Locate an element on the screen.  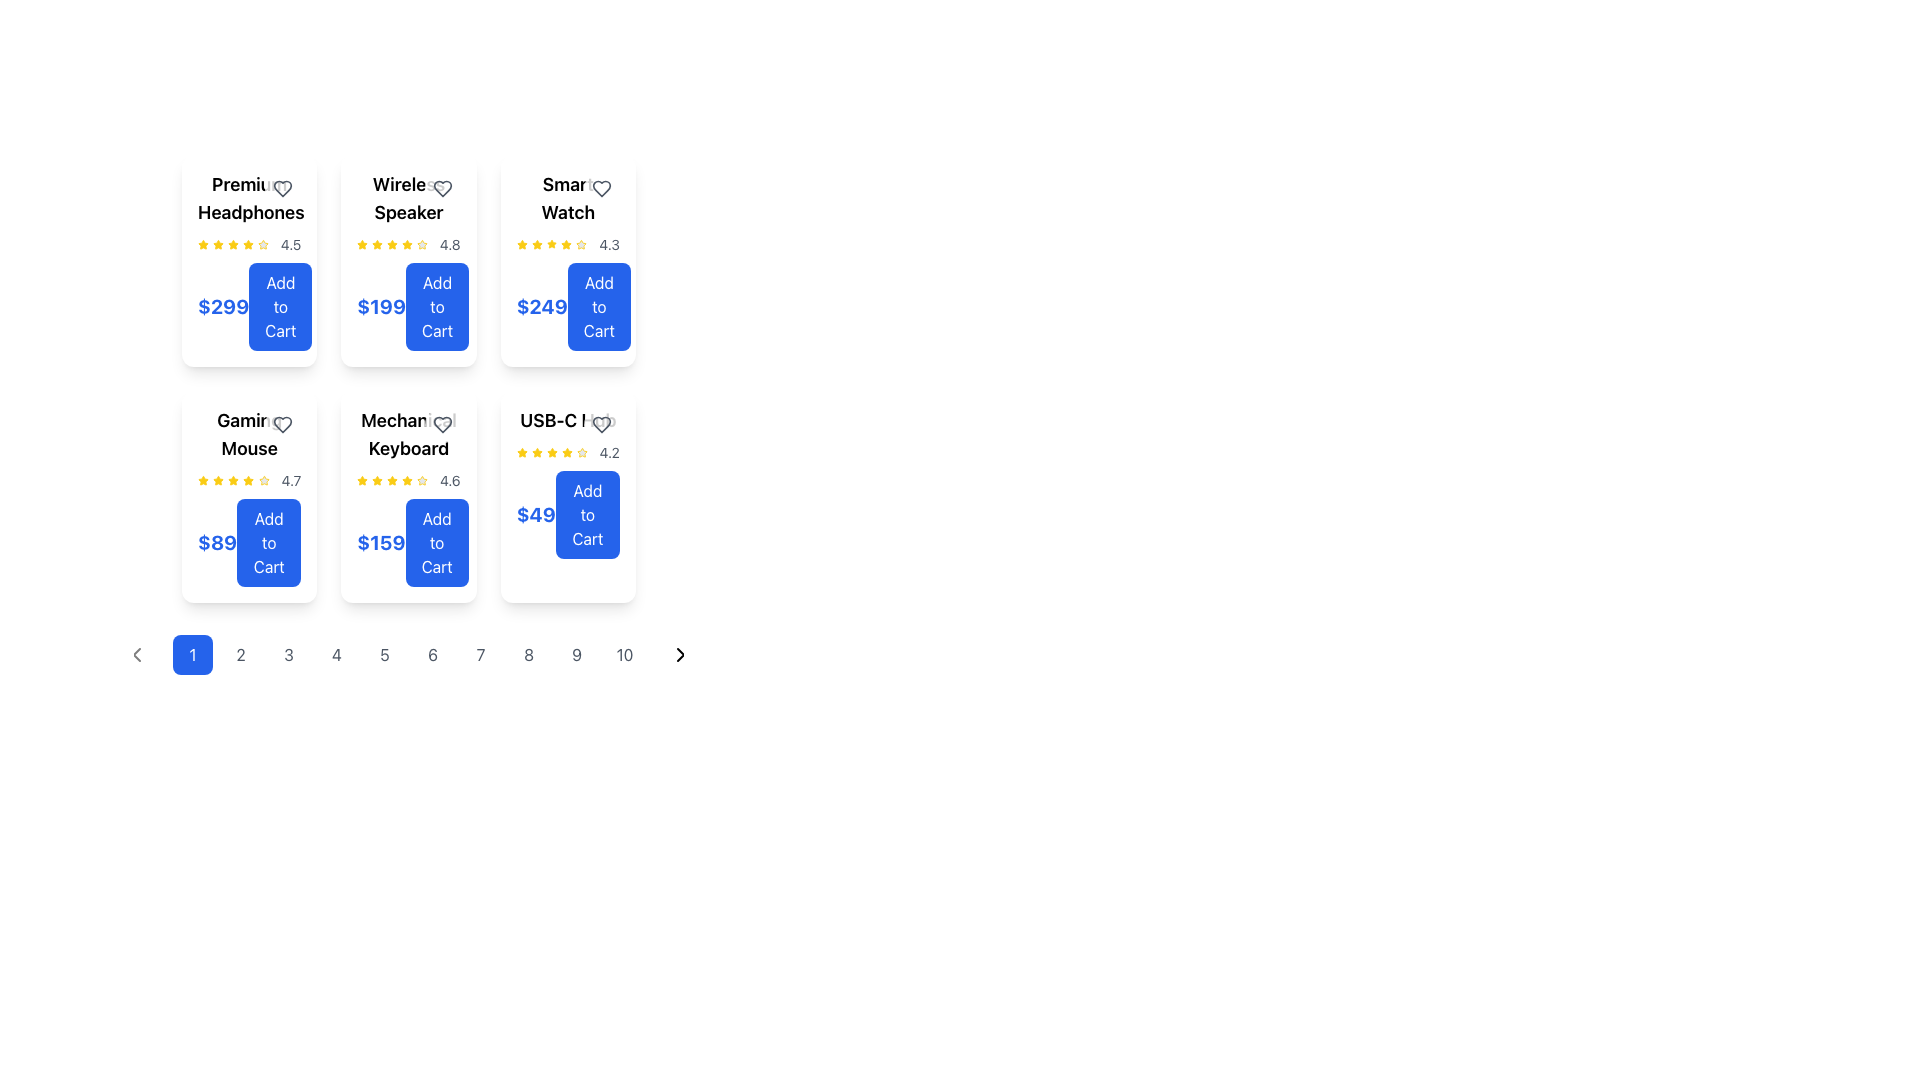
the sixth star icon in the rating stars for the 'Wireless Speaker' product, which is outlined in gray and filled with light gray, located beneath the product title is located at coordinates (421, 244).